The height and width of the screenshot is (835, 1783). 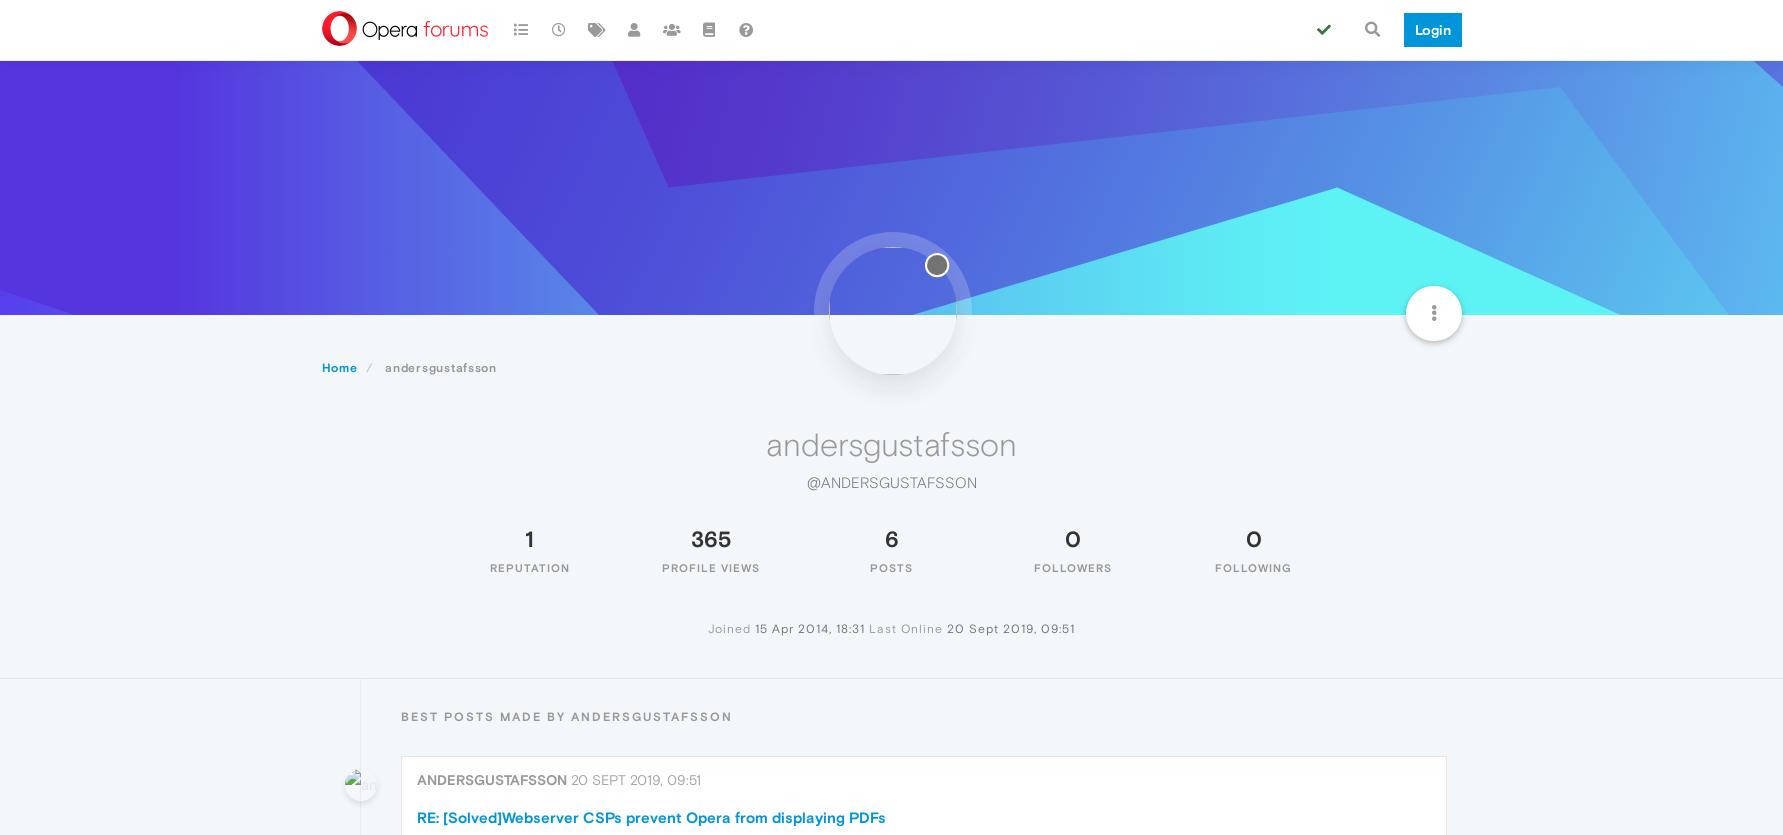 What do you see at coordinates (728, 627) in the screenshot?
I see `'Joined'` at bounding box center [728, 627].